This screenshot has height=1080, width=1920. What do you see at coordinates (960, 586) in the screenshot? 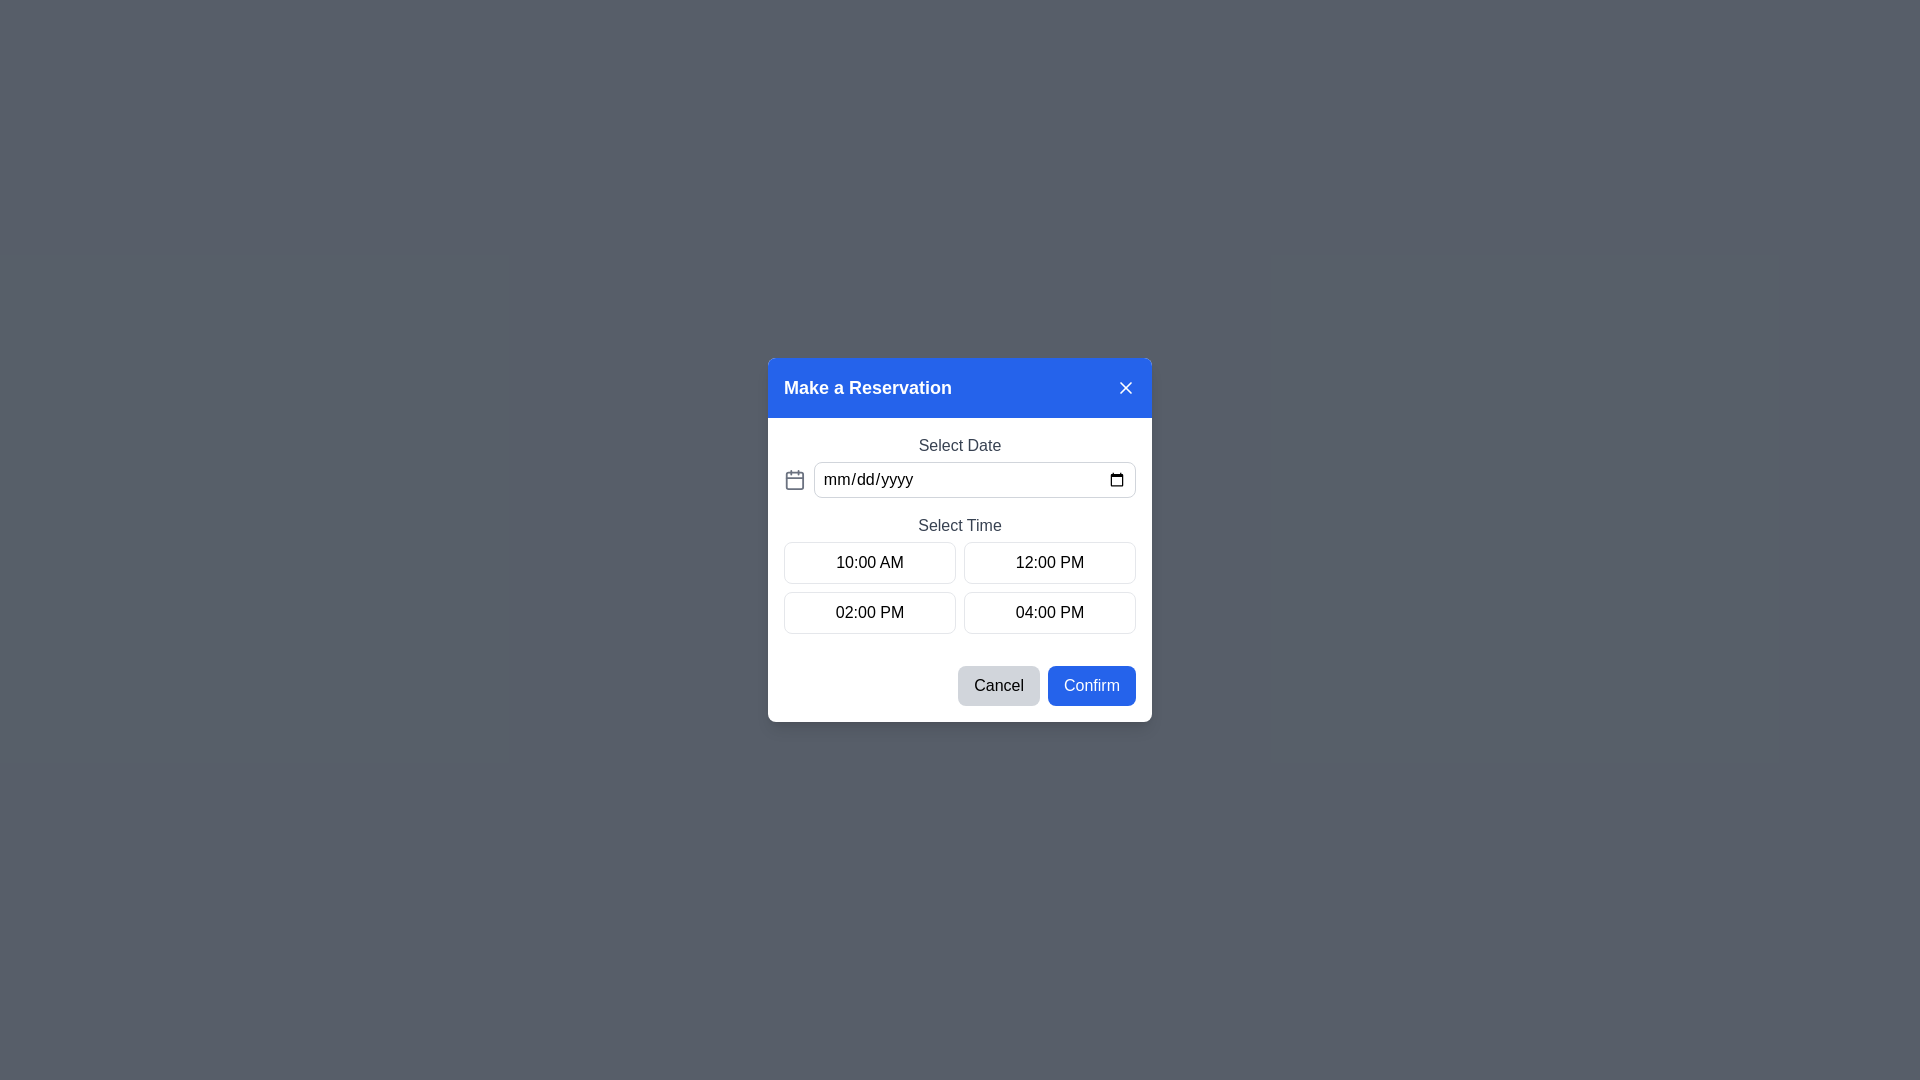
I see `the time selection grid in the 'Make a Reservation' modal` at bounding box center [960, 586].